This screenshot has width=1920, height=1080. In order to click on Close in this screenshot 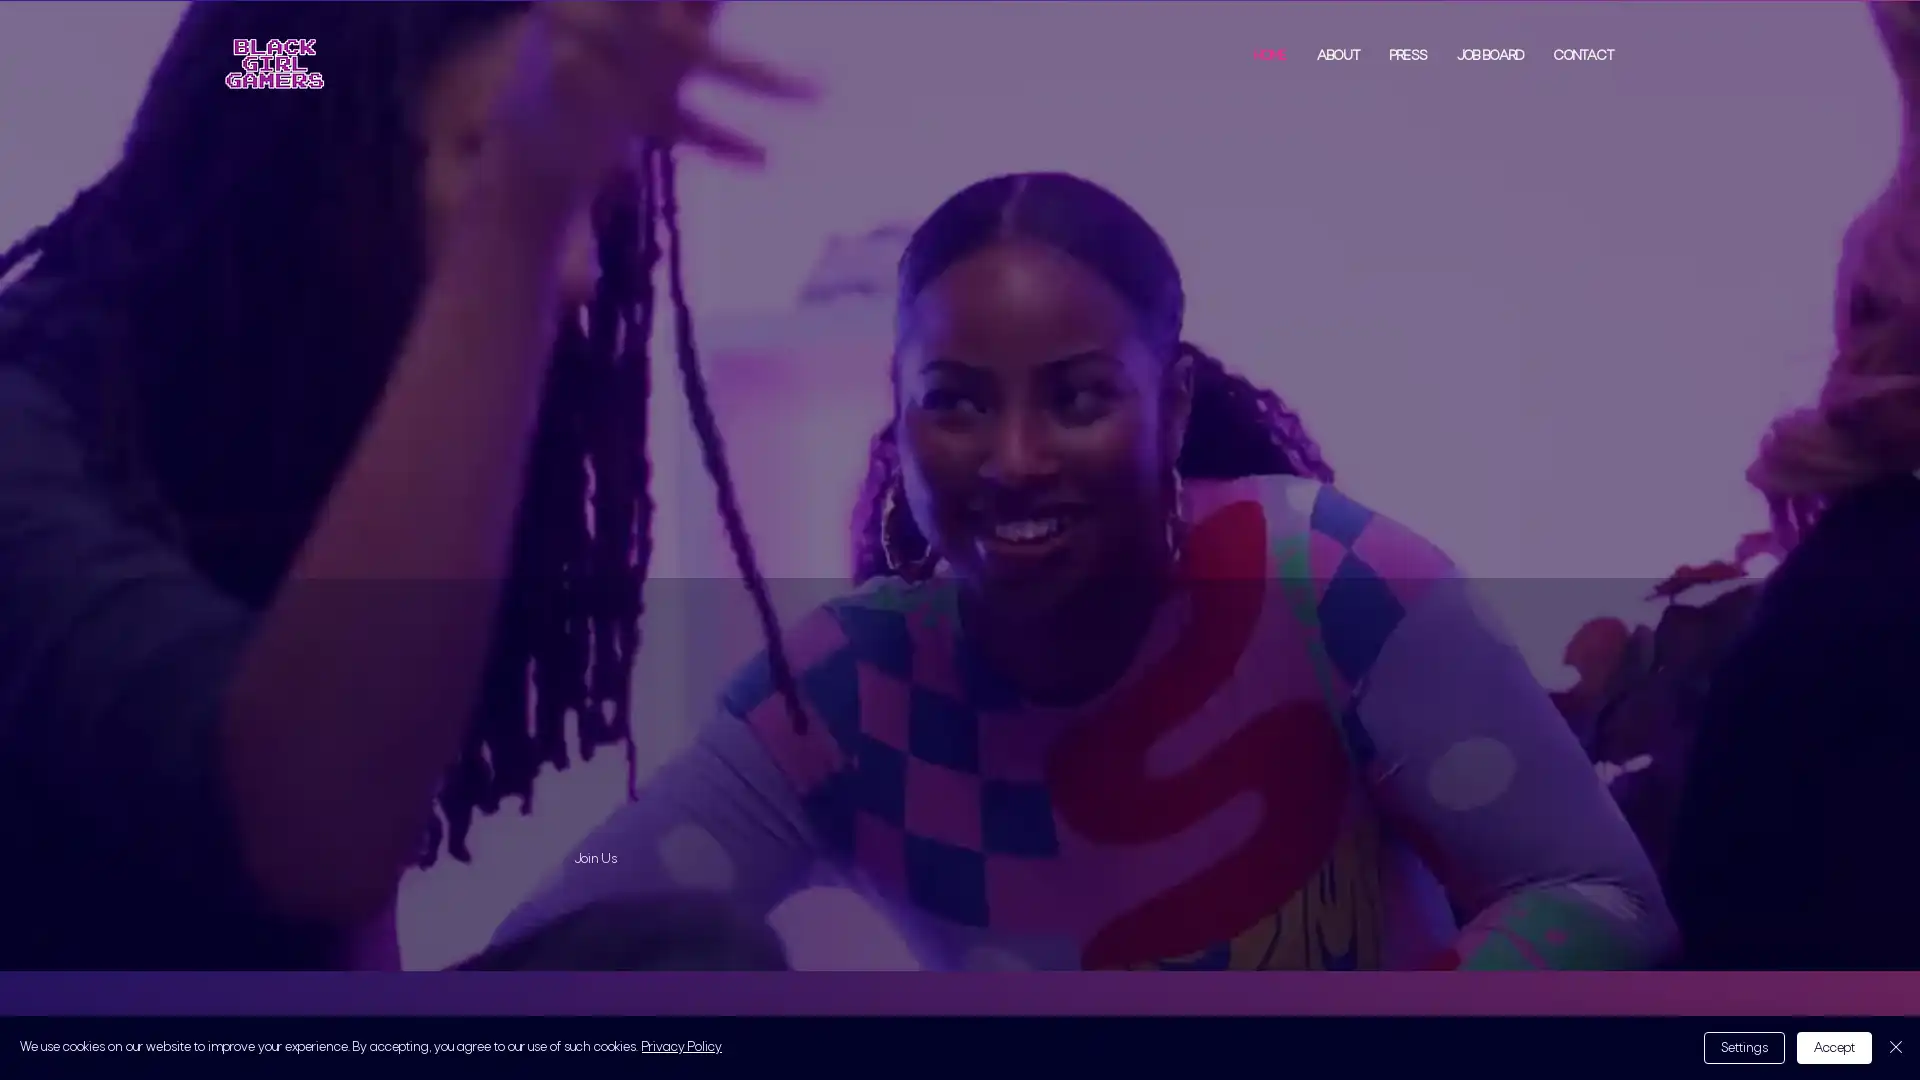, I will do `click(1895, 1047)`.